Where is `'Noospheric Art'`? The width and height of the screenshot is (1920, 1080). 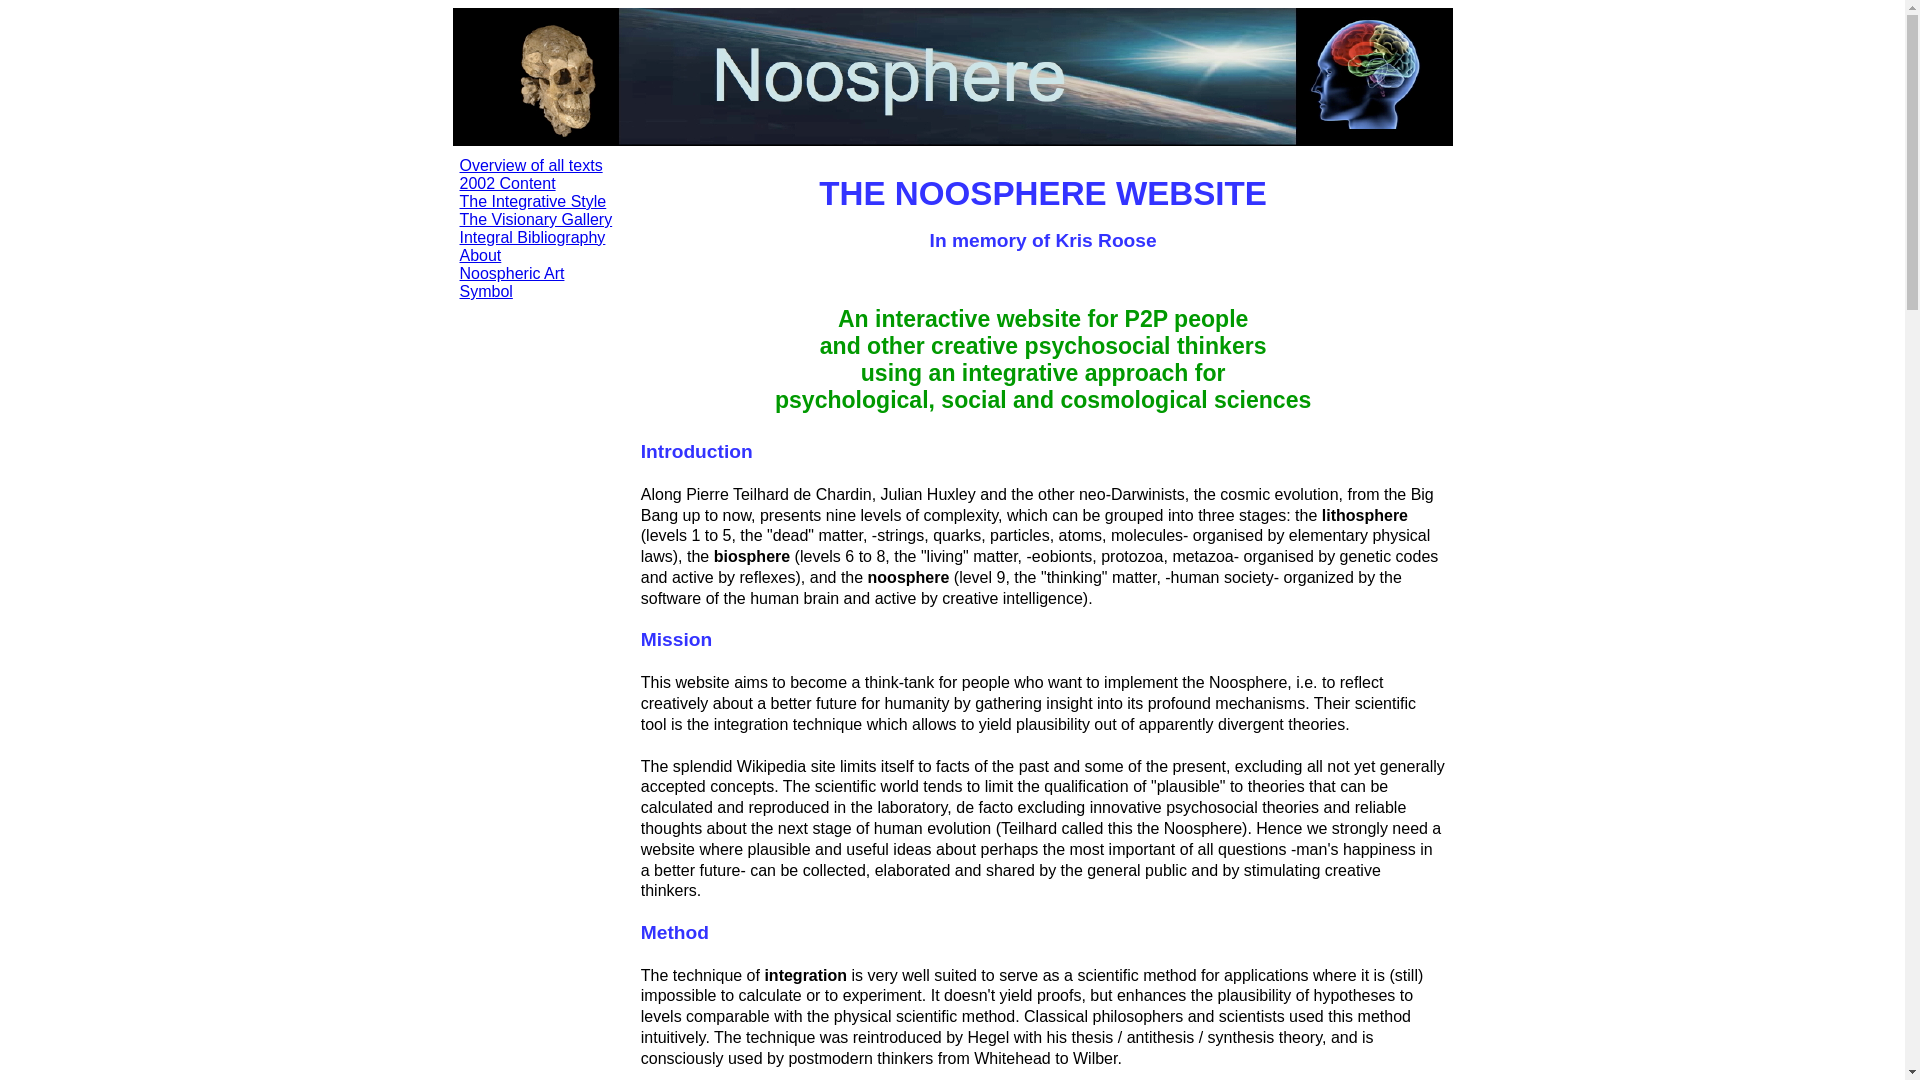
'Noospheric Art' is located at coordinates (512, 273).